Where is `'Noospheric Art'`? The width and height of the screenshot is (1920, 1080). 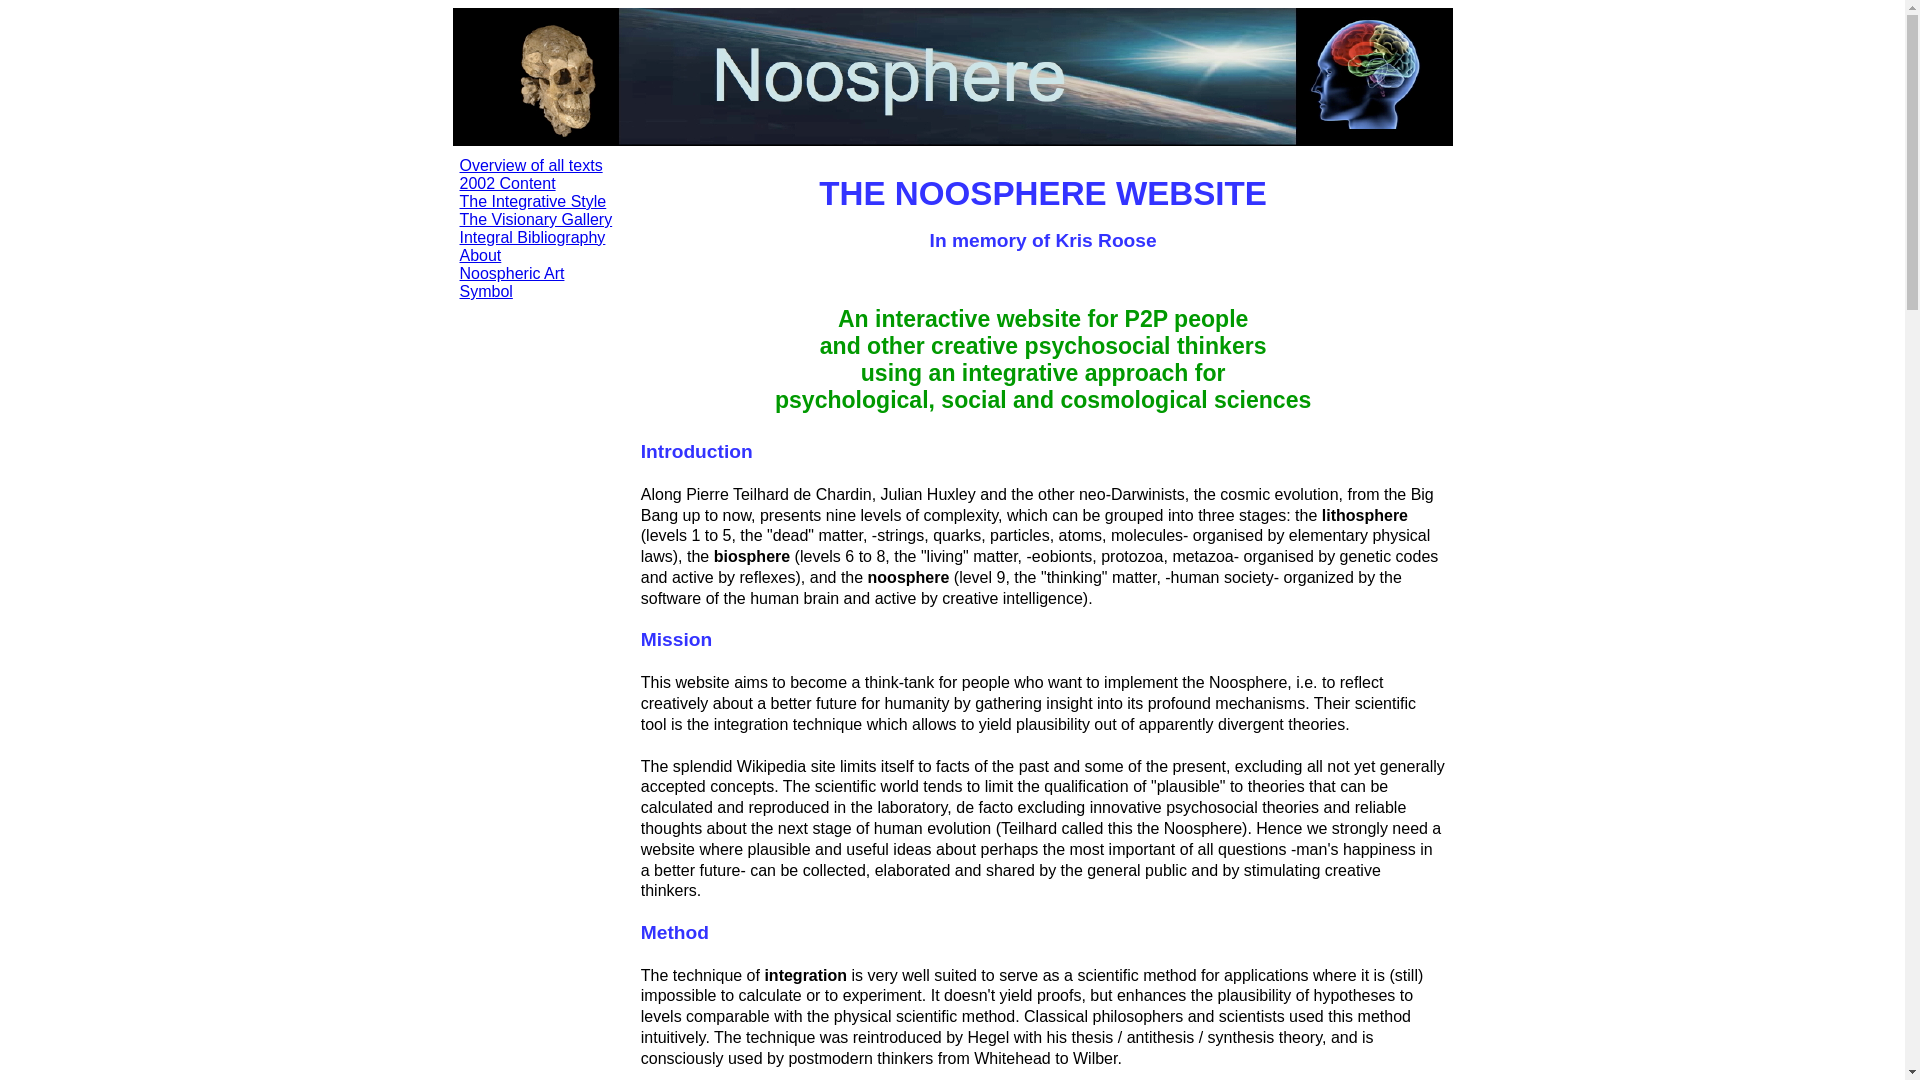
'Noospheric Art' is located at coordinates (512, 273).